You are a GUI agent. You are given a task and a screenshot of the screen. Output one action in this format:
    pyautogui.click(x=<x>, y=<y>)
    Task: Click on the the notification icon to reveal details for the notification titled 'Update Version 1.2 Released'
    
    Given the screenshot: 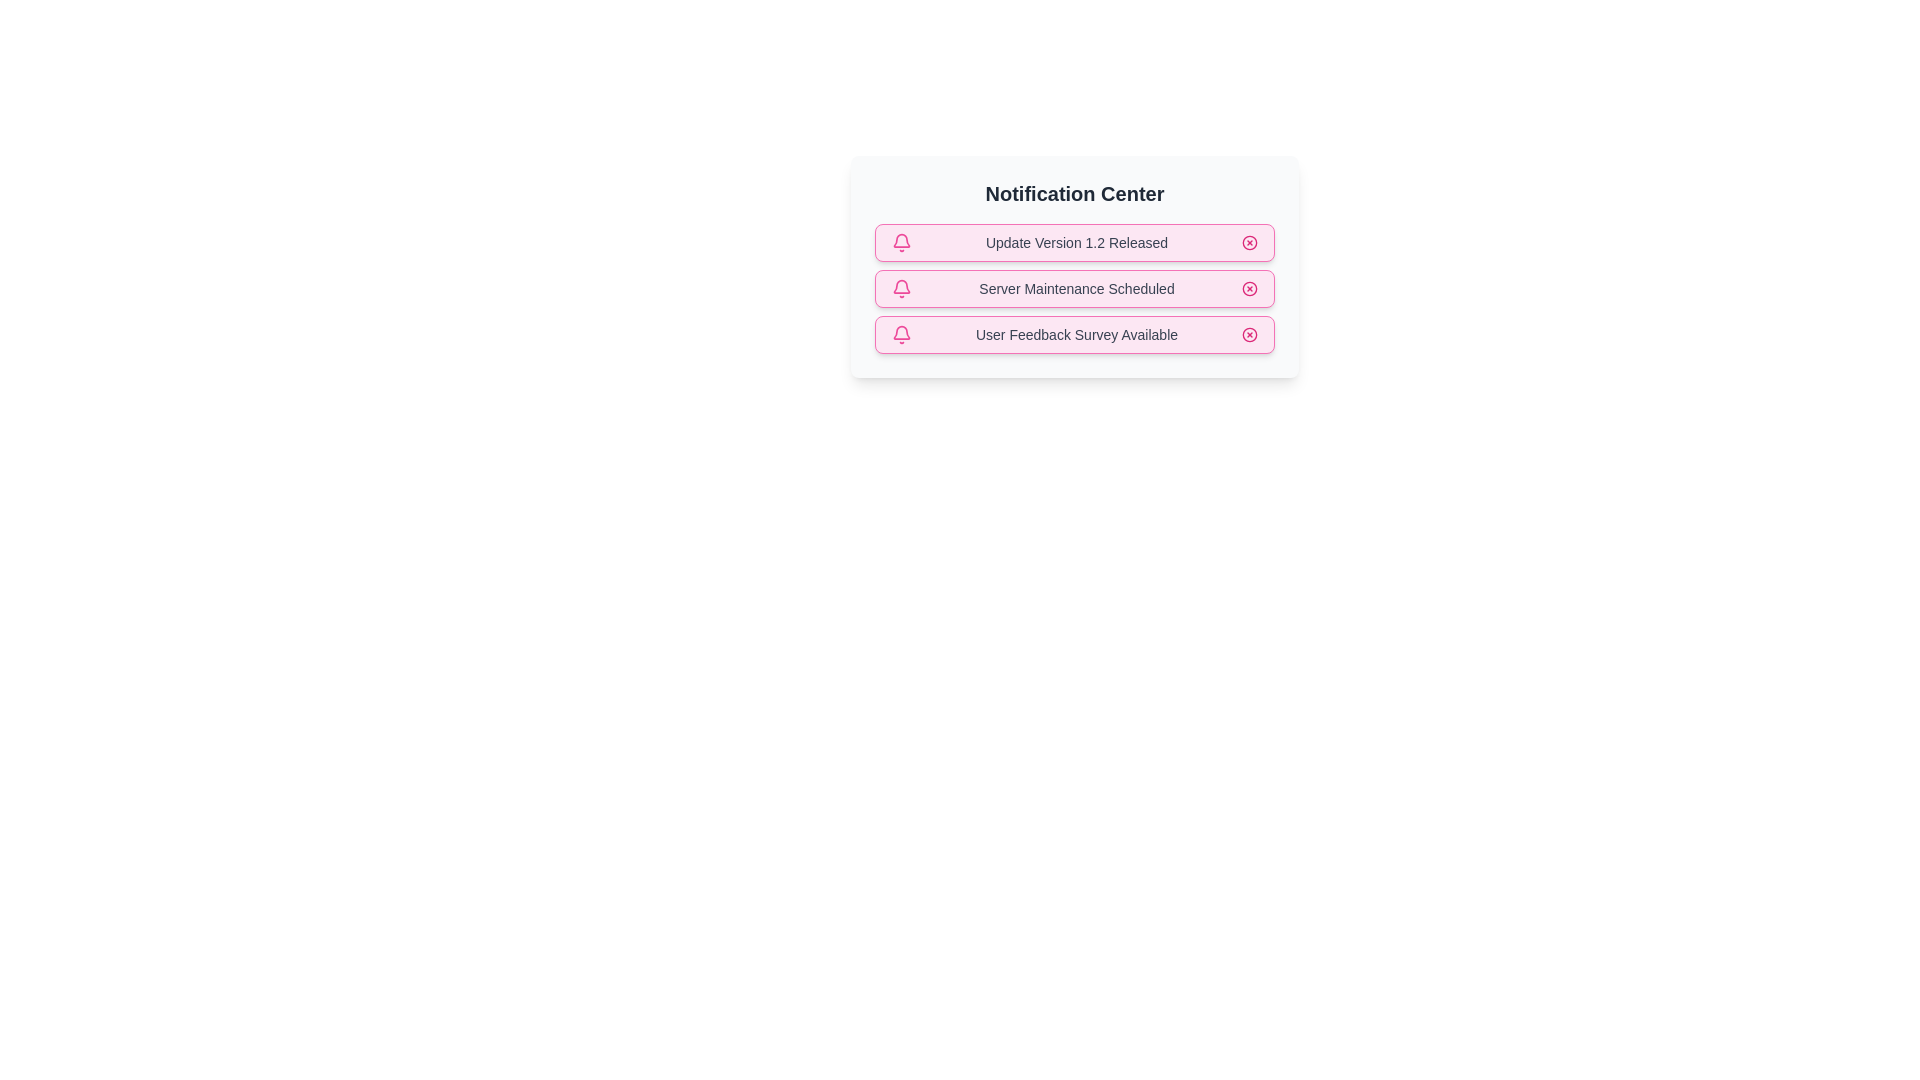 What is the action you would take?
    pyautogui.click(x=901, y=242)
    